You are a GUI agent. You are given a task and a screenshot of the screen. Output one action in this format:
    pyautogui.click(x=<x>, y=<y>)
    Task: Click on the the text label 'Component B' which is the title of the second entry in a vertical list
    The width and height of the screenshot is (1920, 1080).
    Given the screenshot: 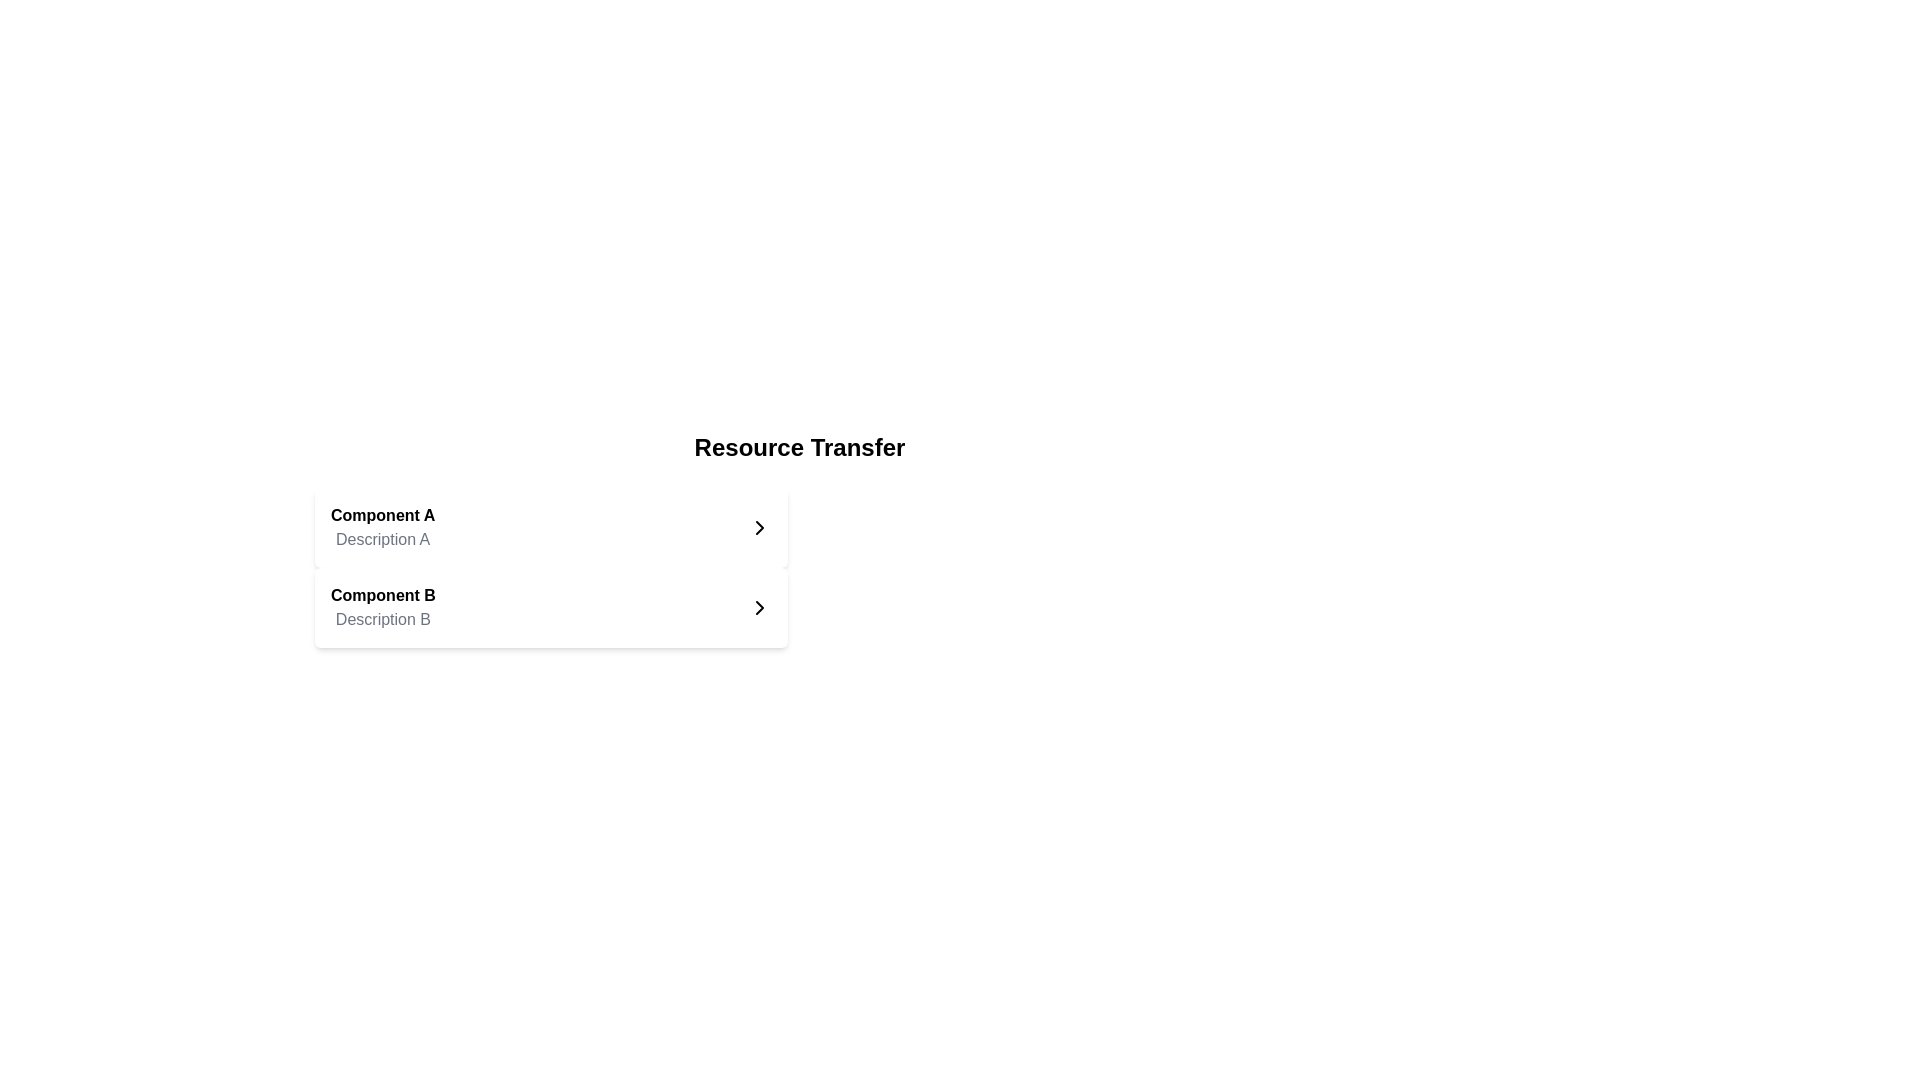 What is the action you would take?
    pyautogui.click(x=383, y=595)
    